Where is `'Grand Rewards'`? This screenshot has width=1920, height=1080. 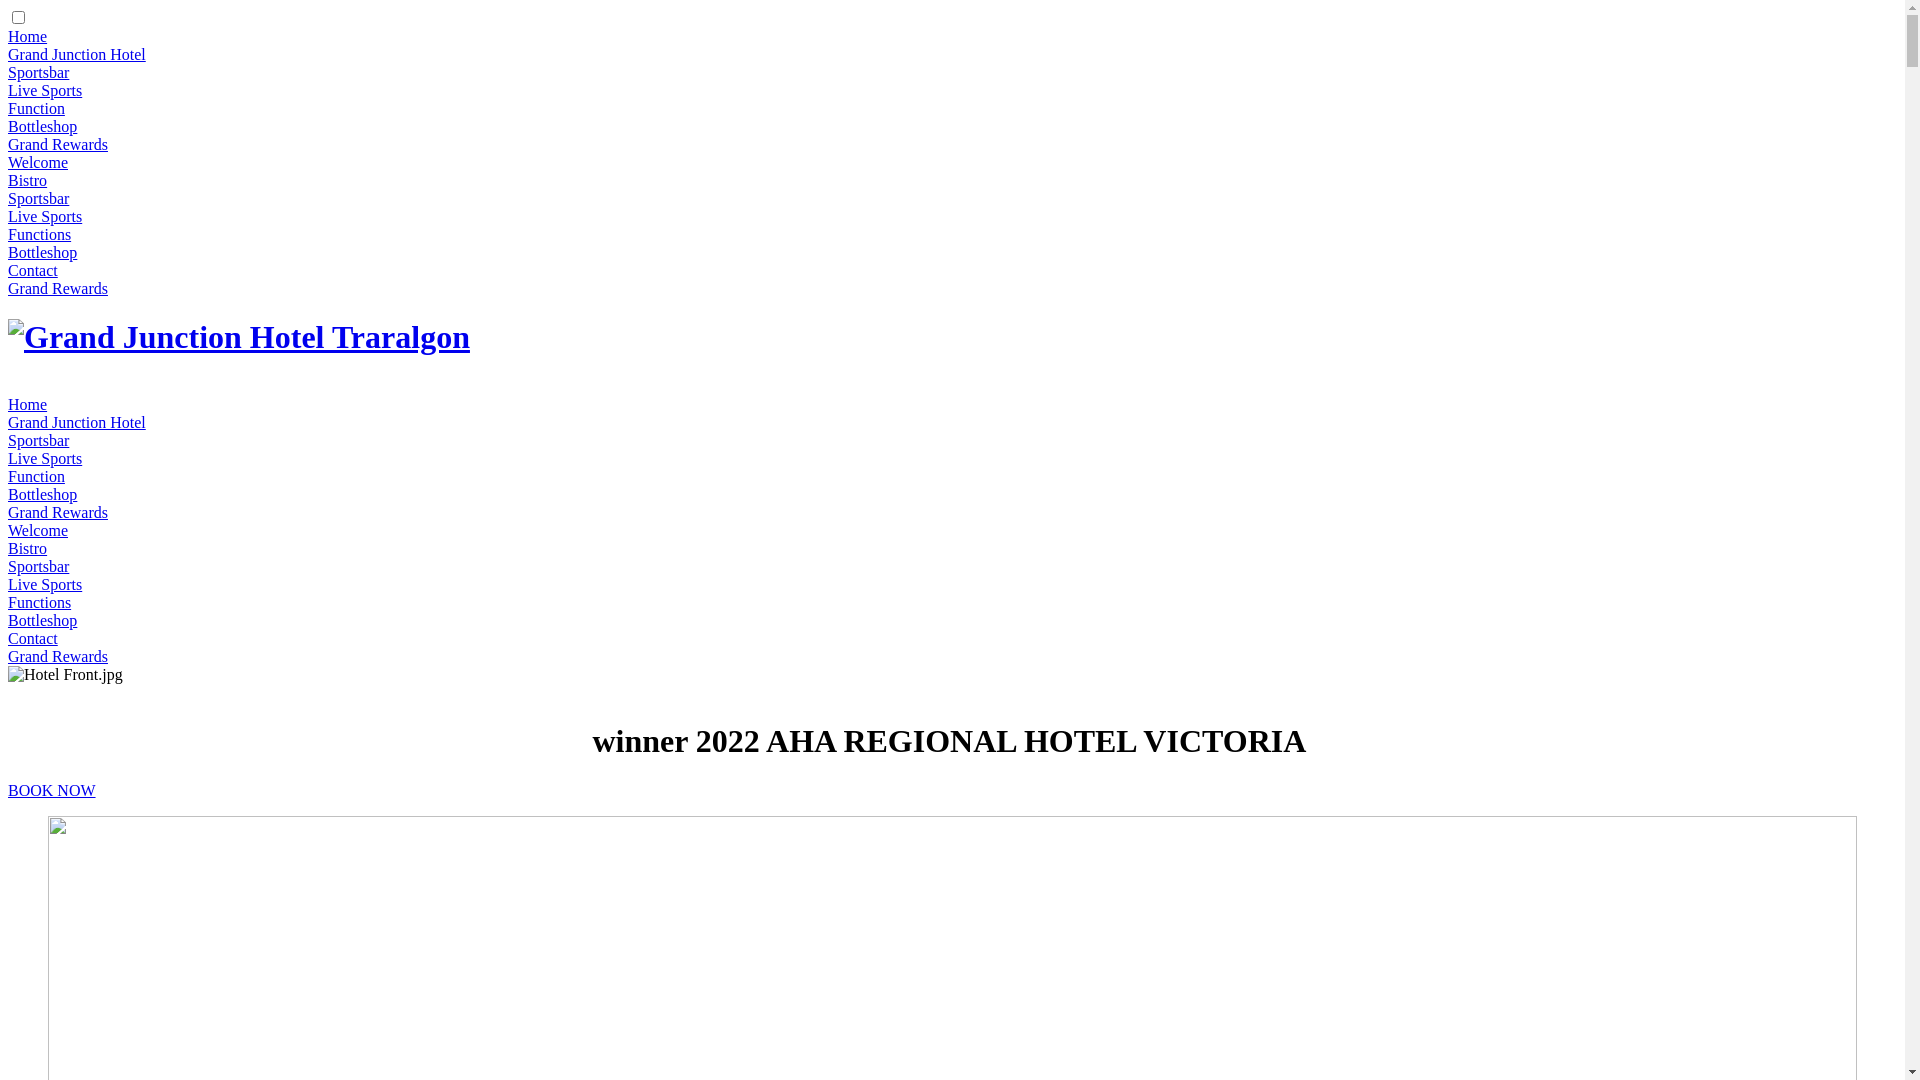 'Grand Rewards' is located at coordinates (57, 511).